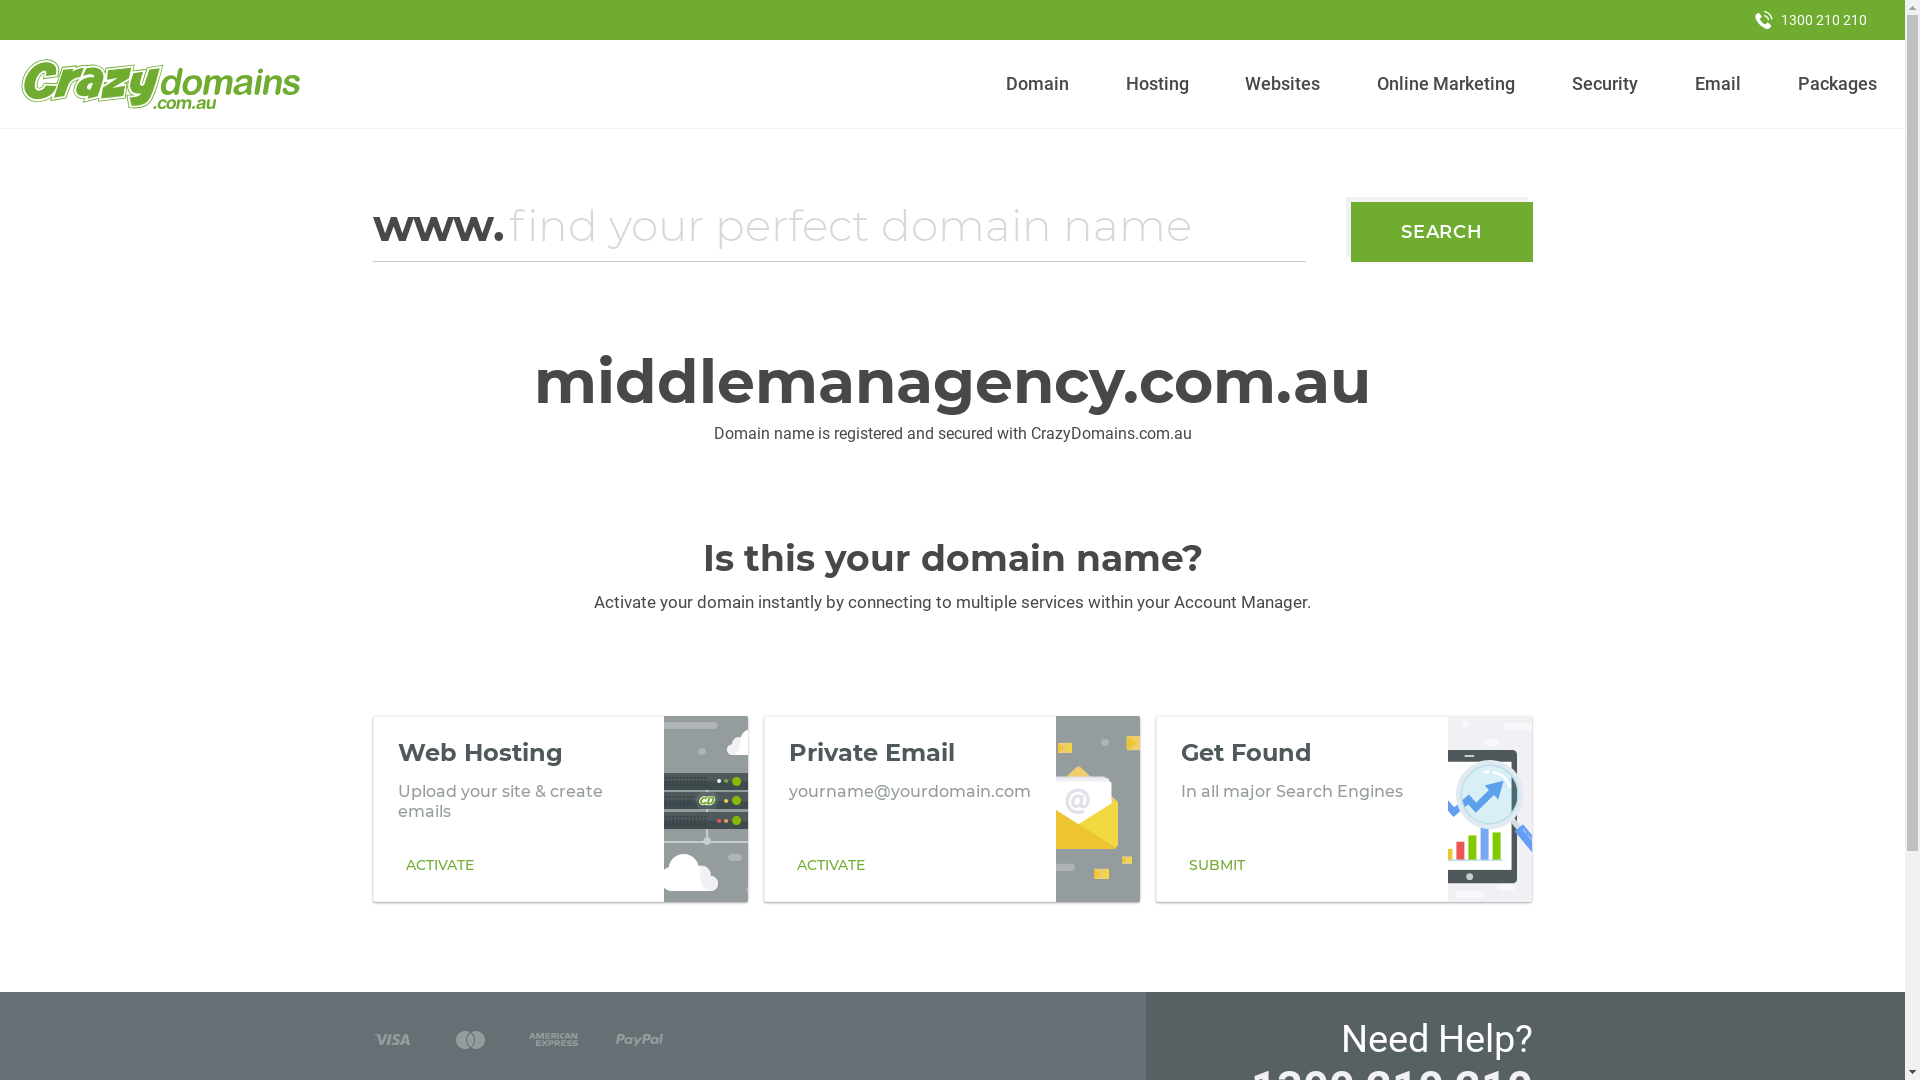 The image size is (1920, 1080). Describe the element at coordinates (1037, 83) in the screenshot. I see `'Domain'` at that location.